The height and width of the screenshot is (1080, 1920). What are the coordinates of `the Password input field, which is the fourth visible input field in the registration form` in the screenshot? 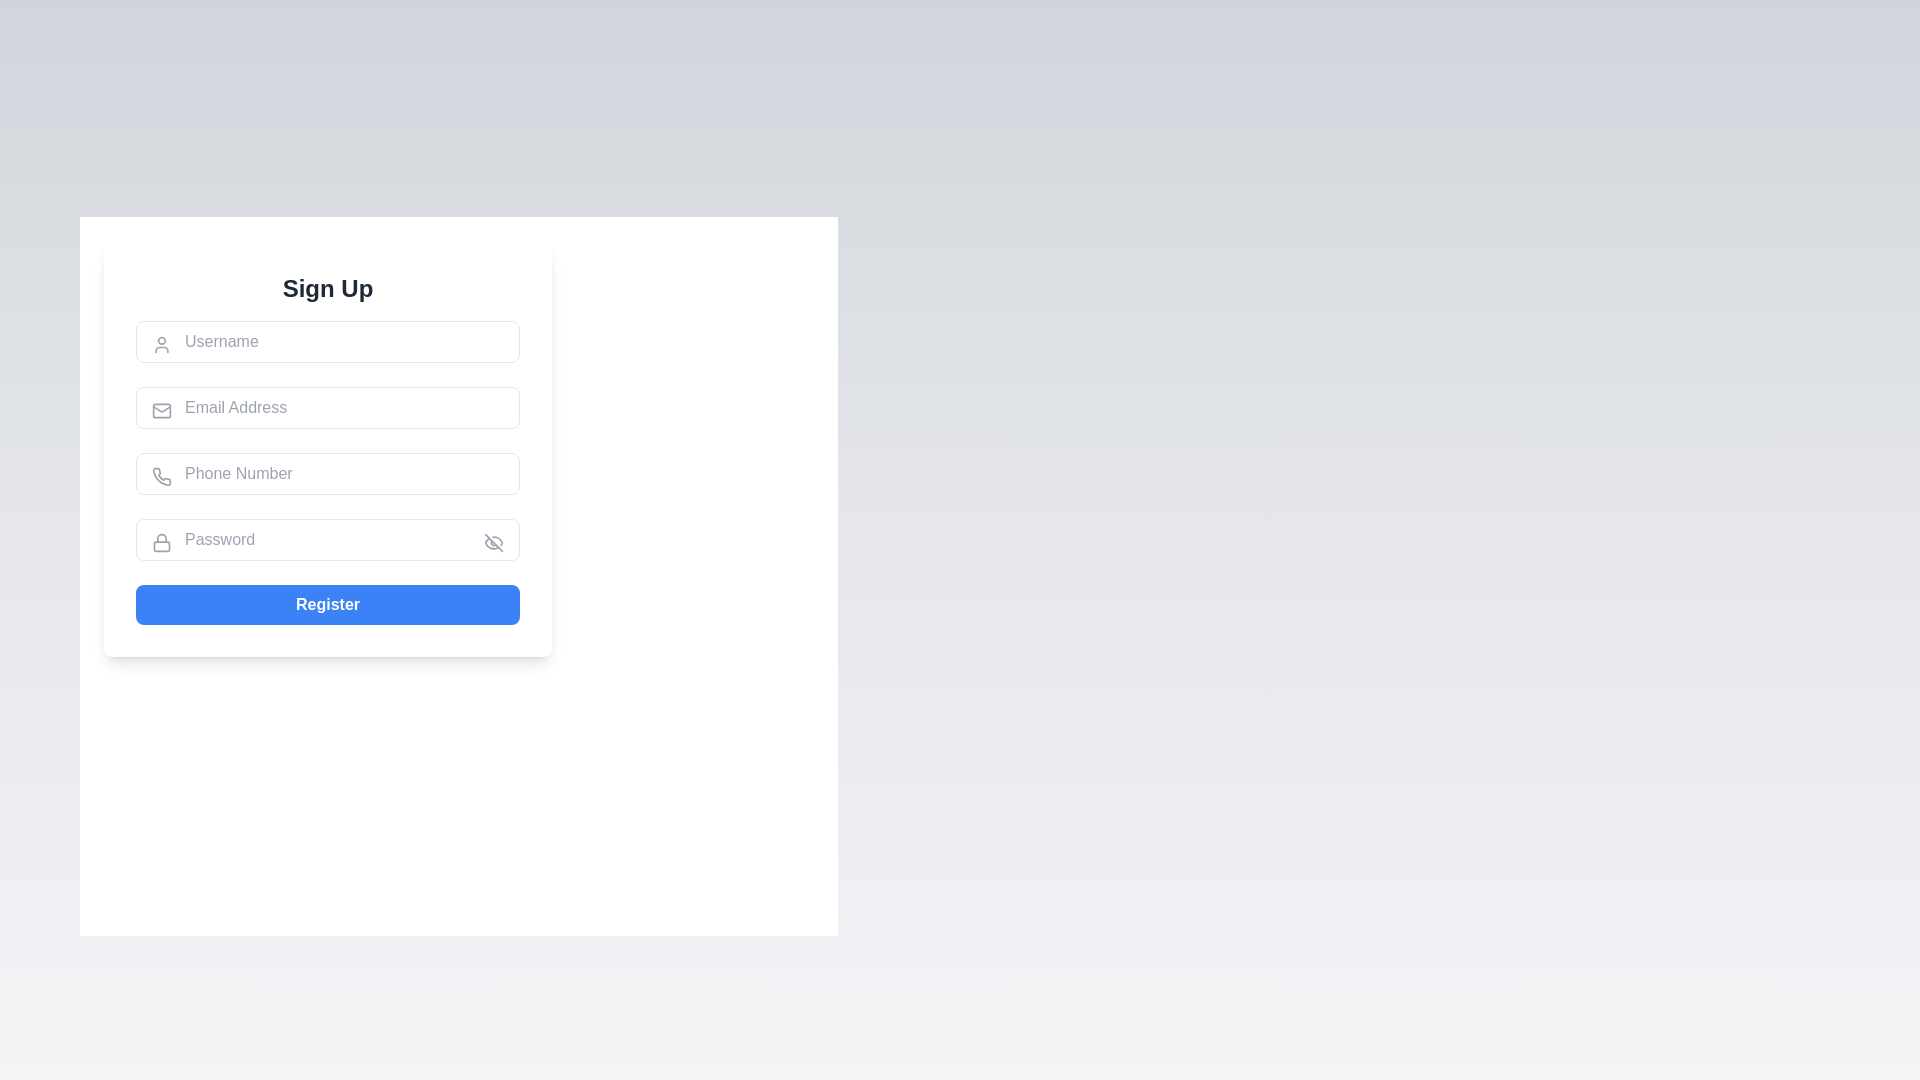 It's located at (327, 540).